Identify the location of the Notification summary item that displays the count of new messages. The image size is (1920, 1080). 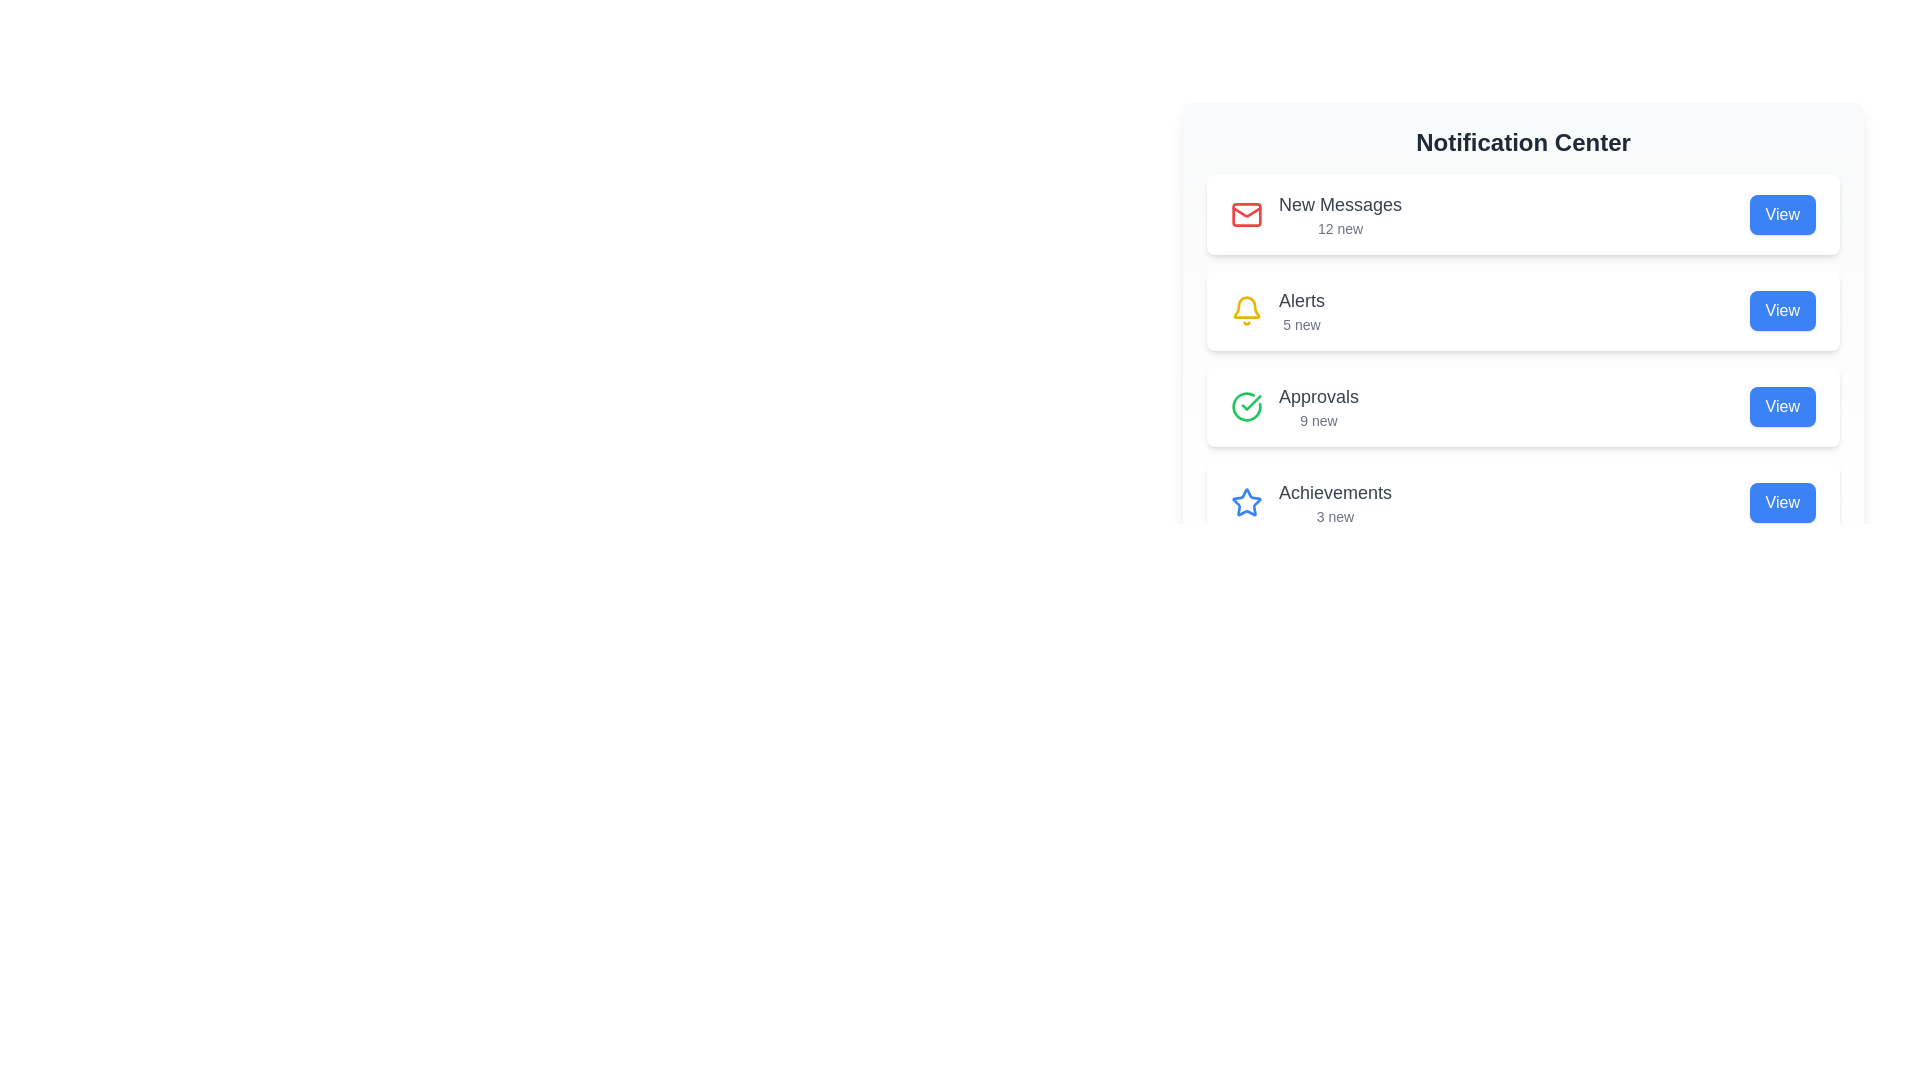
(1316, 215).